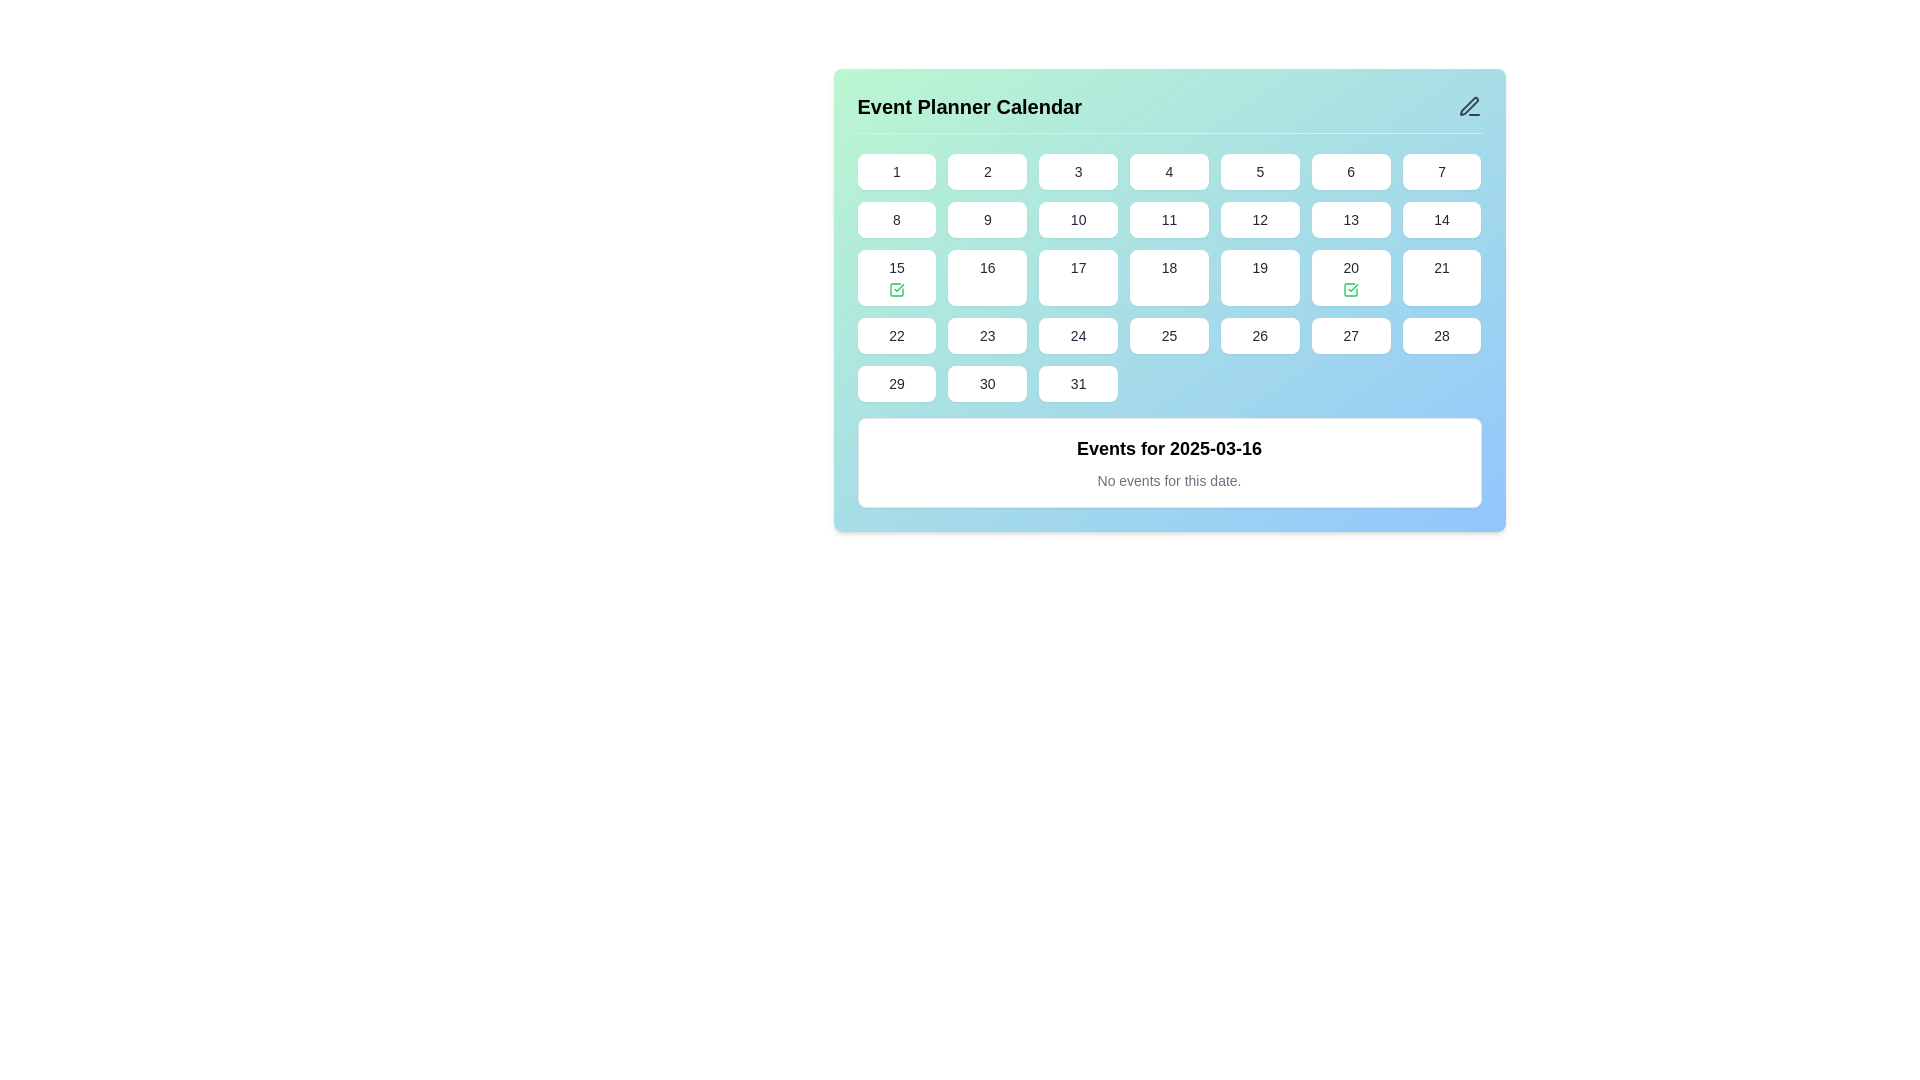  Describe the element at coordinates (895, 219) in the screenshot. I see `the button representing the day '8' in the calendar` at that location.